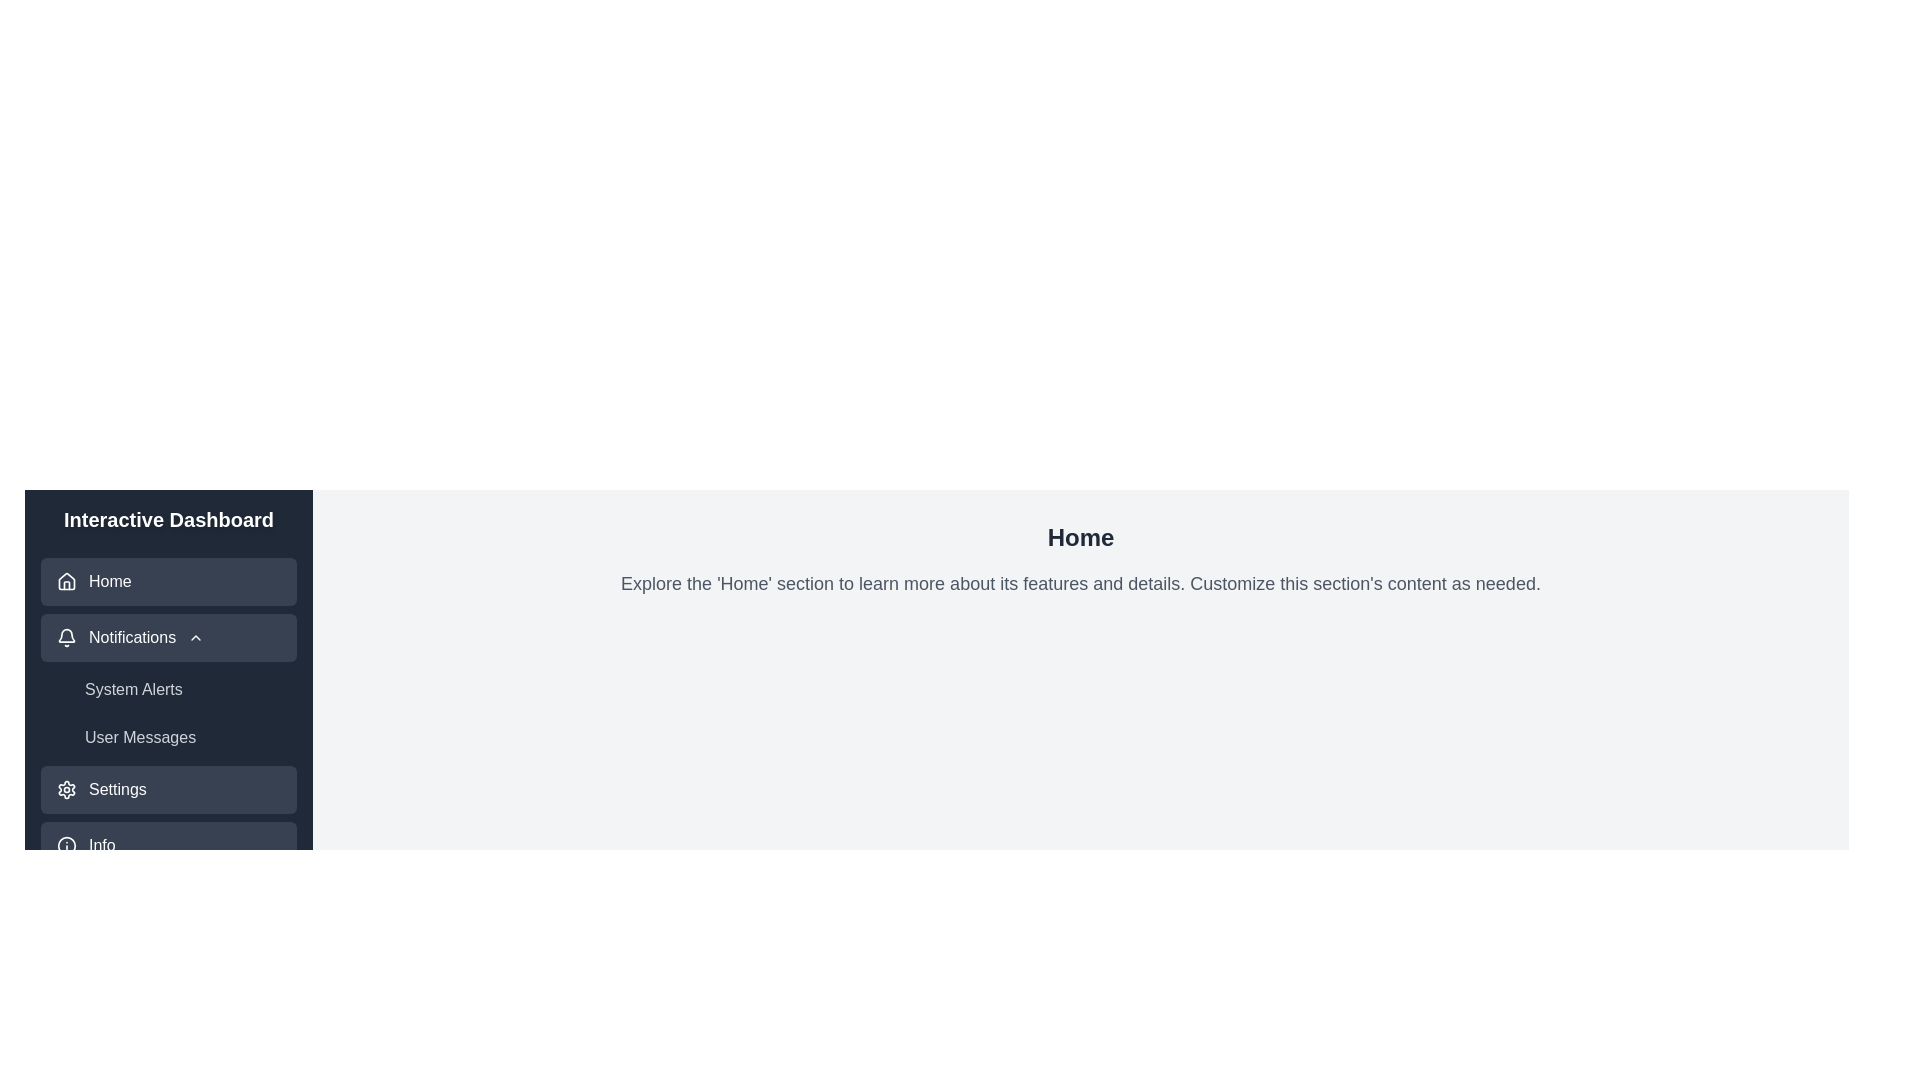 The height and width of the screenshot is (1080, 1920). Describe the element at coordinates (67, 635) in the screenshot. I see `the bell-shaped SVG notification icon located in the sidebar under the 'Notifications' menu` at that location.